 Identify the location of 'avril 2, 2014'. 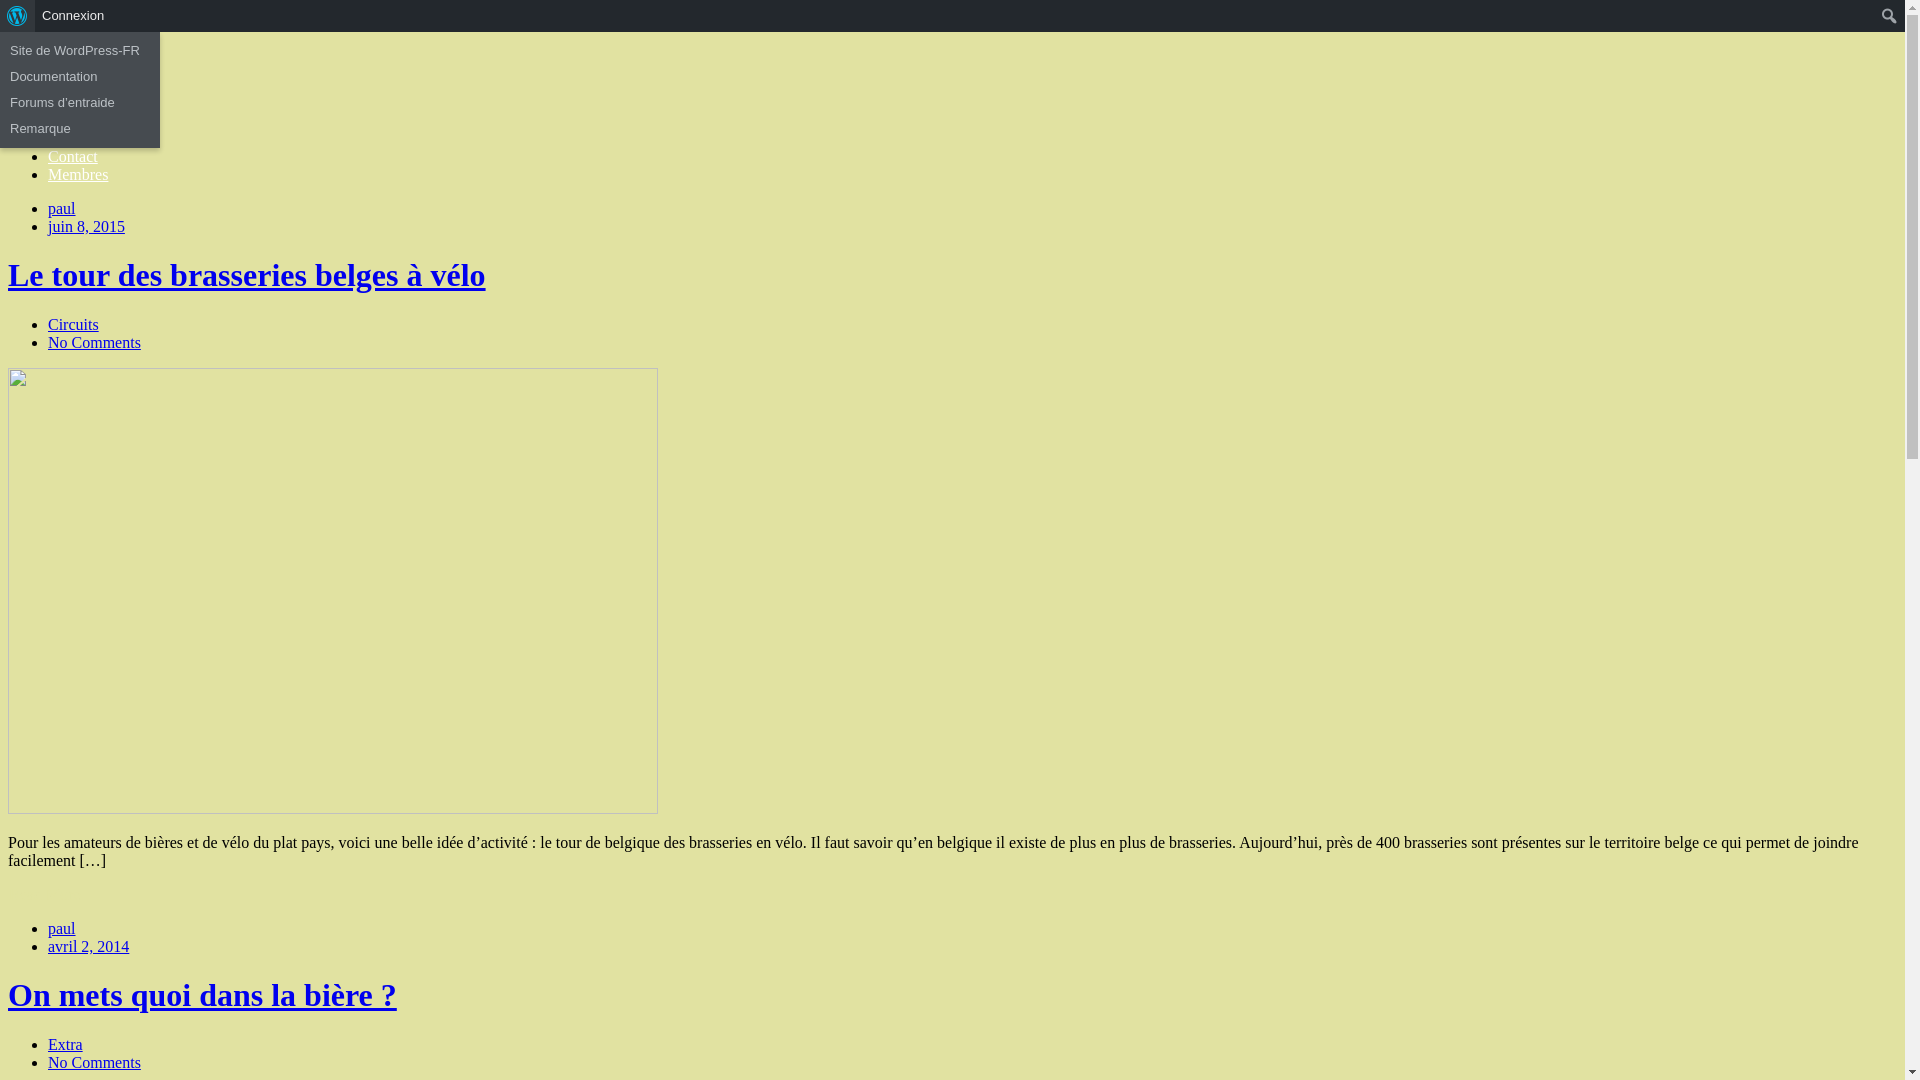
(87, 945).